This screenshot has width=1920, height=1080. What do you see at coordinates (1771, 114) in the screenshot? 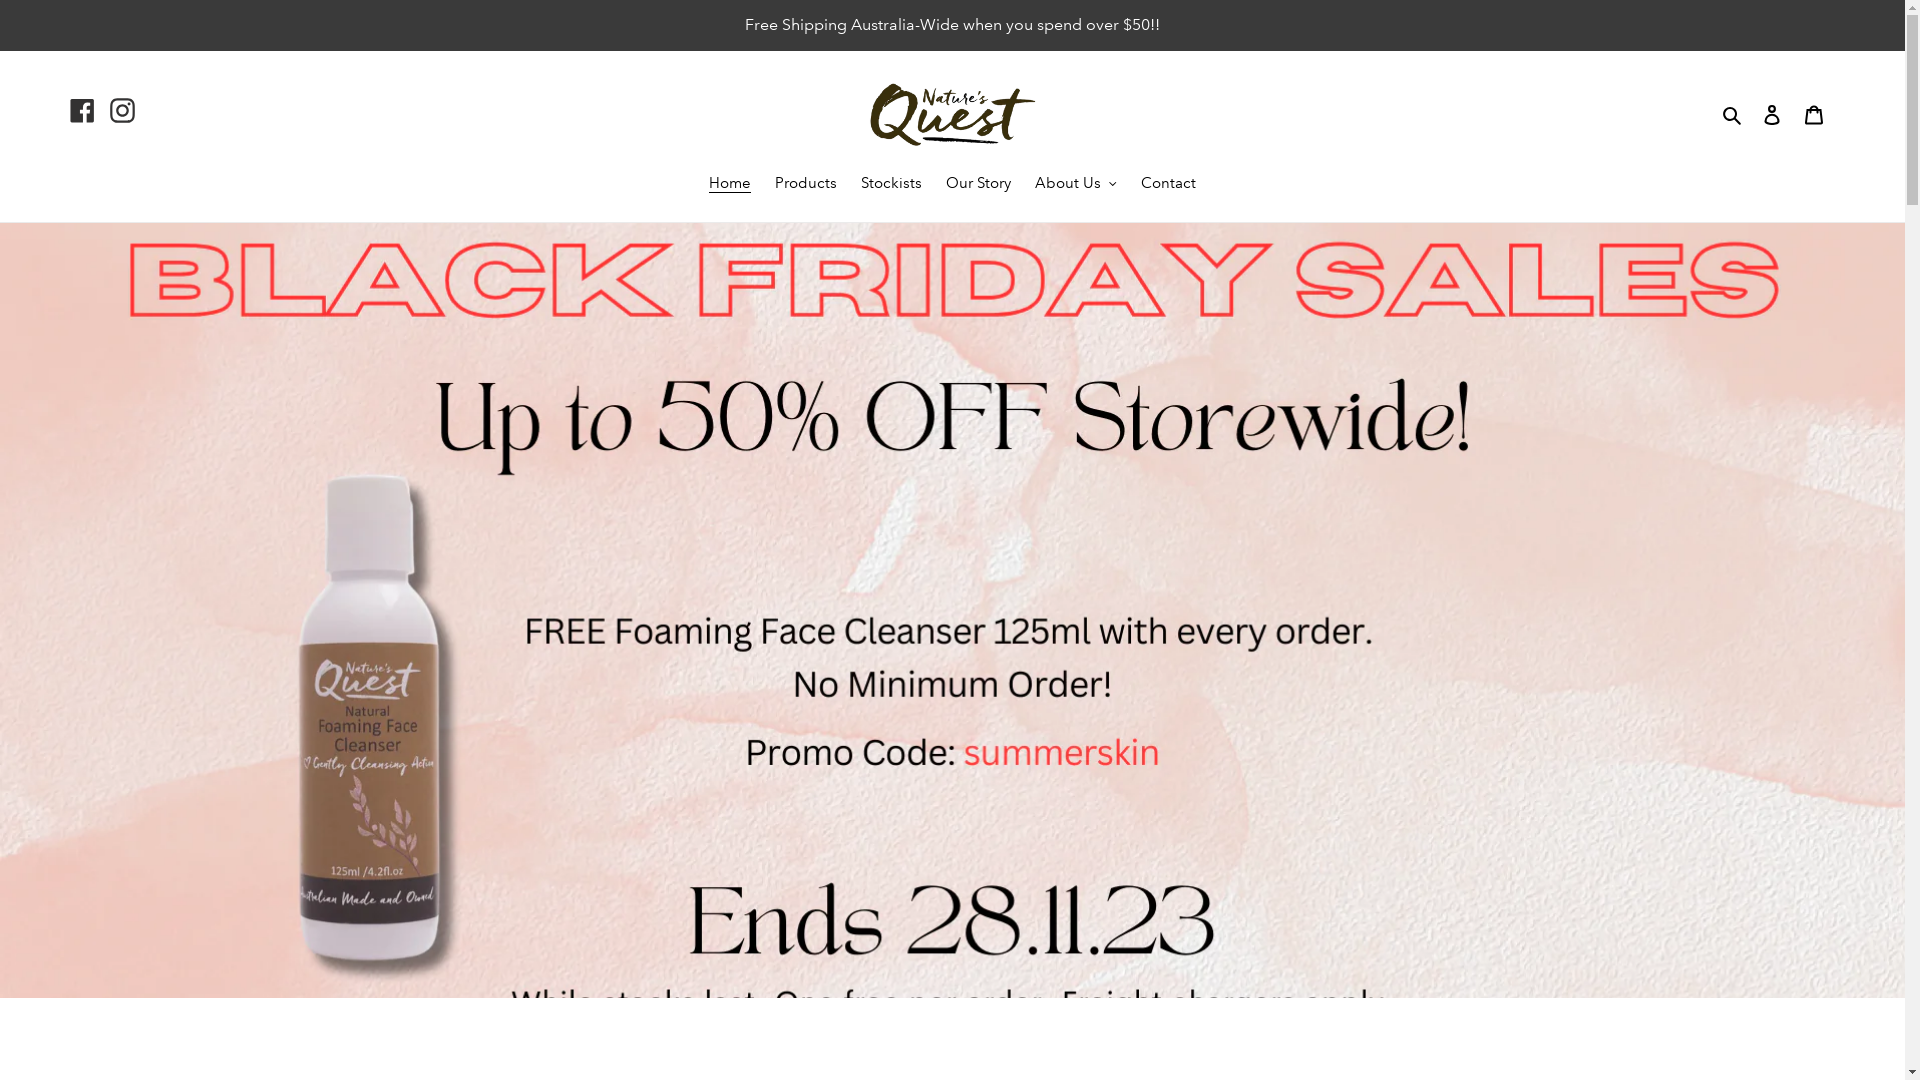
I see `'Log in'` at bounding box center [1771, 114].